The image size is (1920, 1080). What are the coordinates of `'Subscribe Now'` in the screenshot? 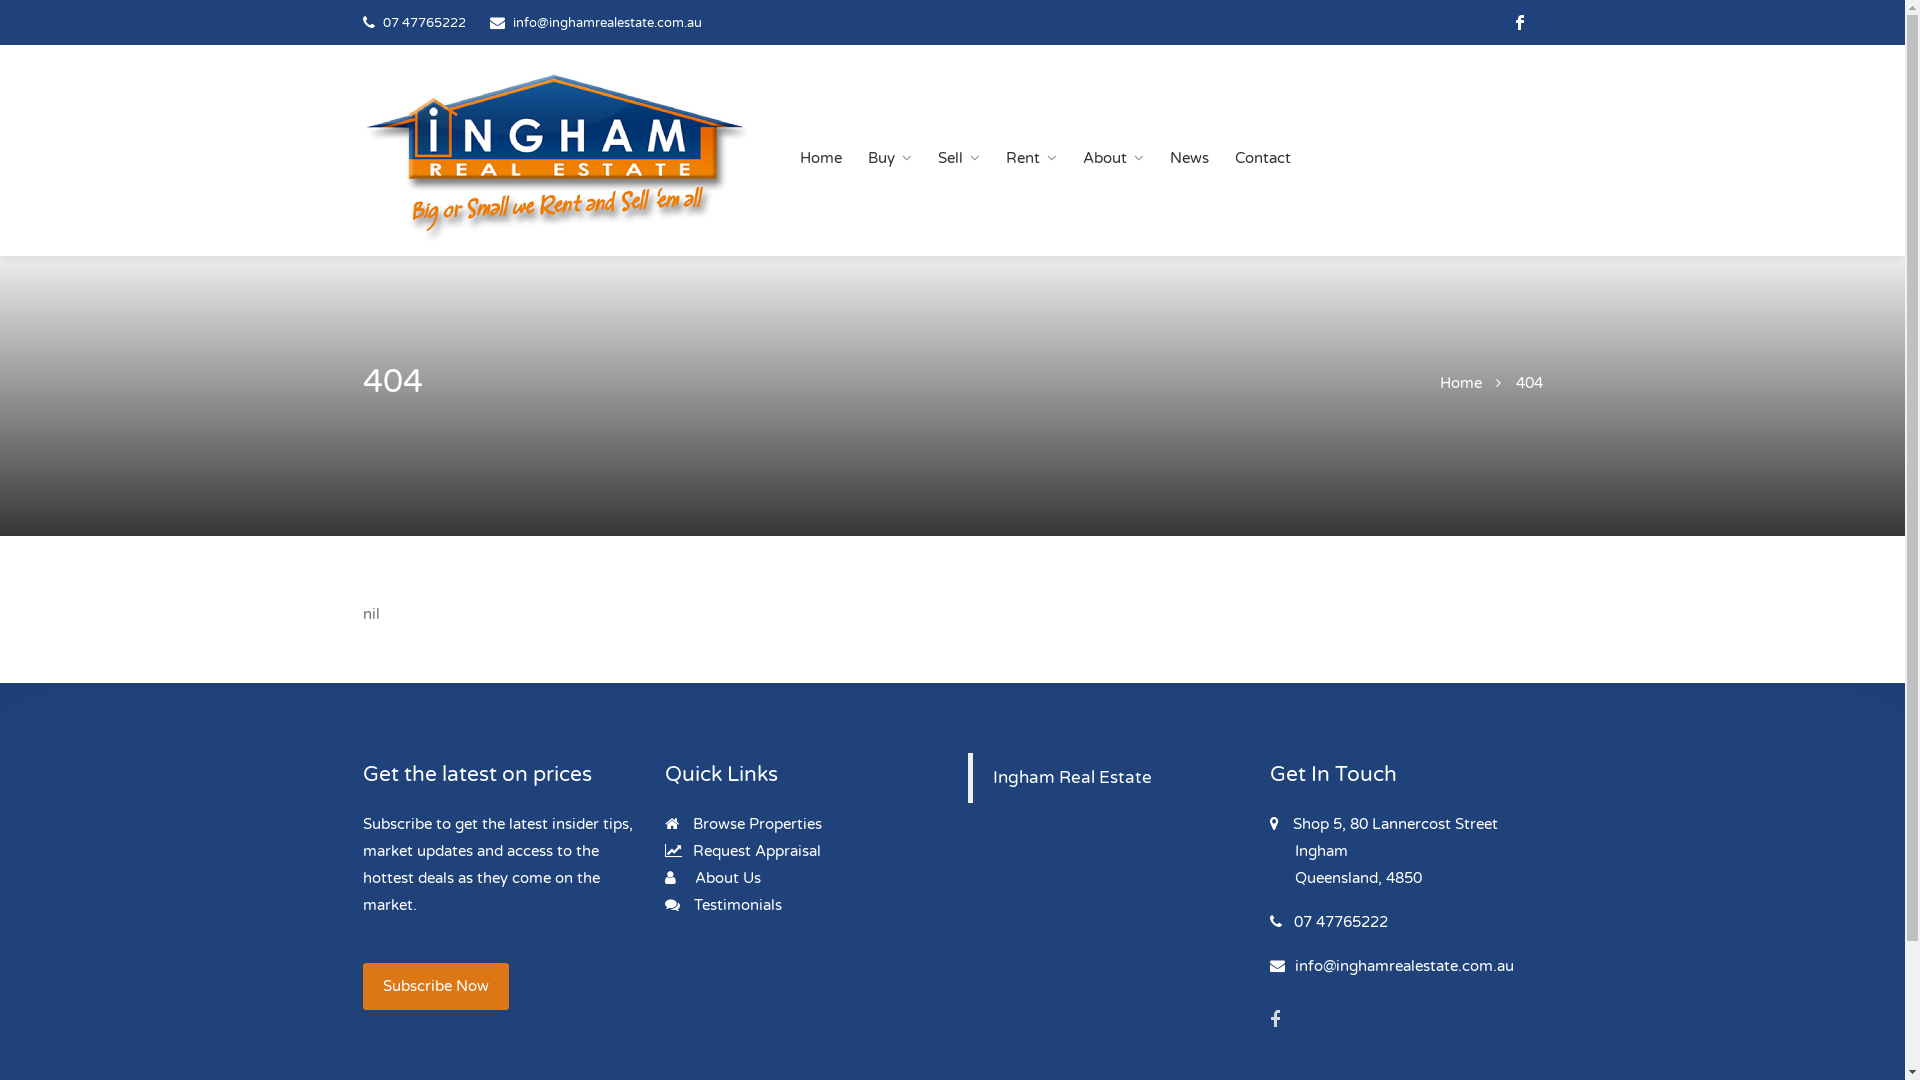 It's located at (434, 985).